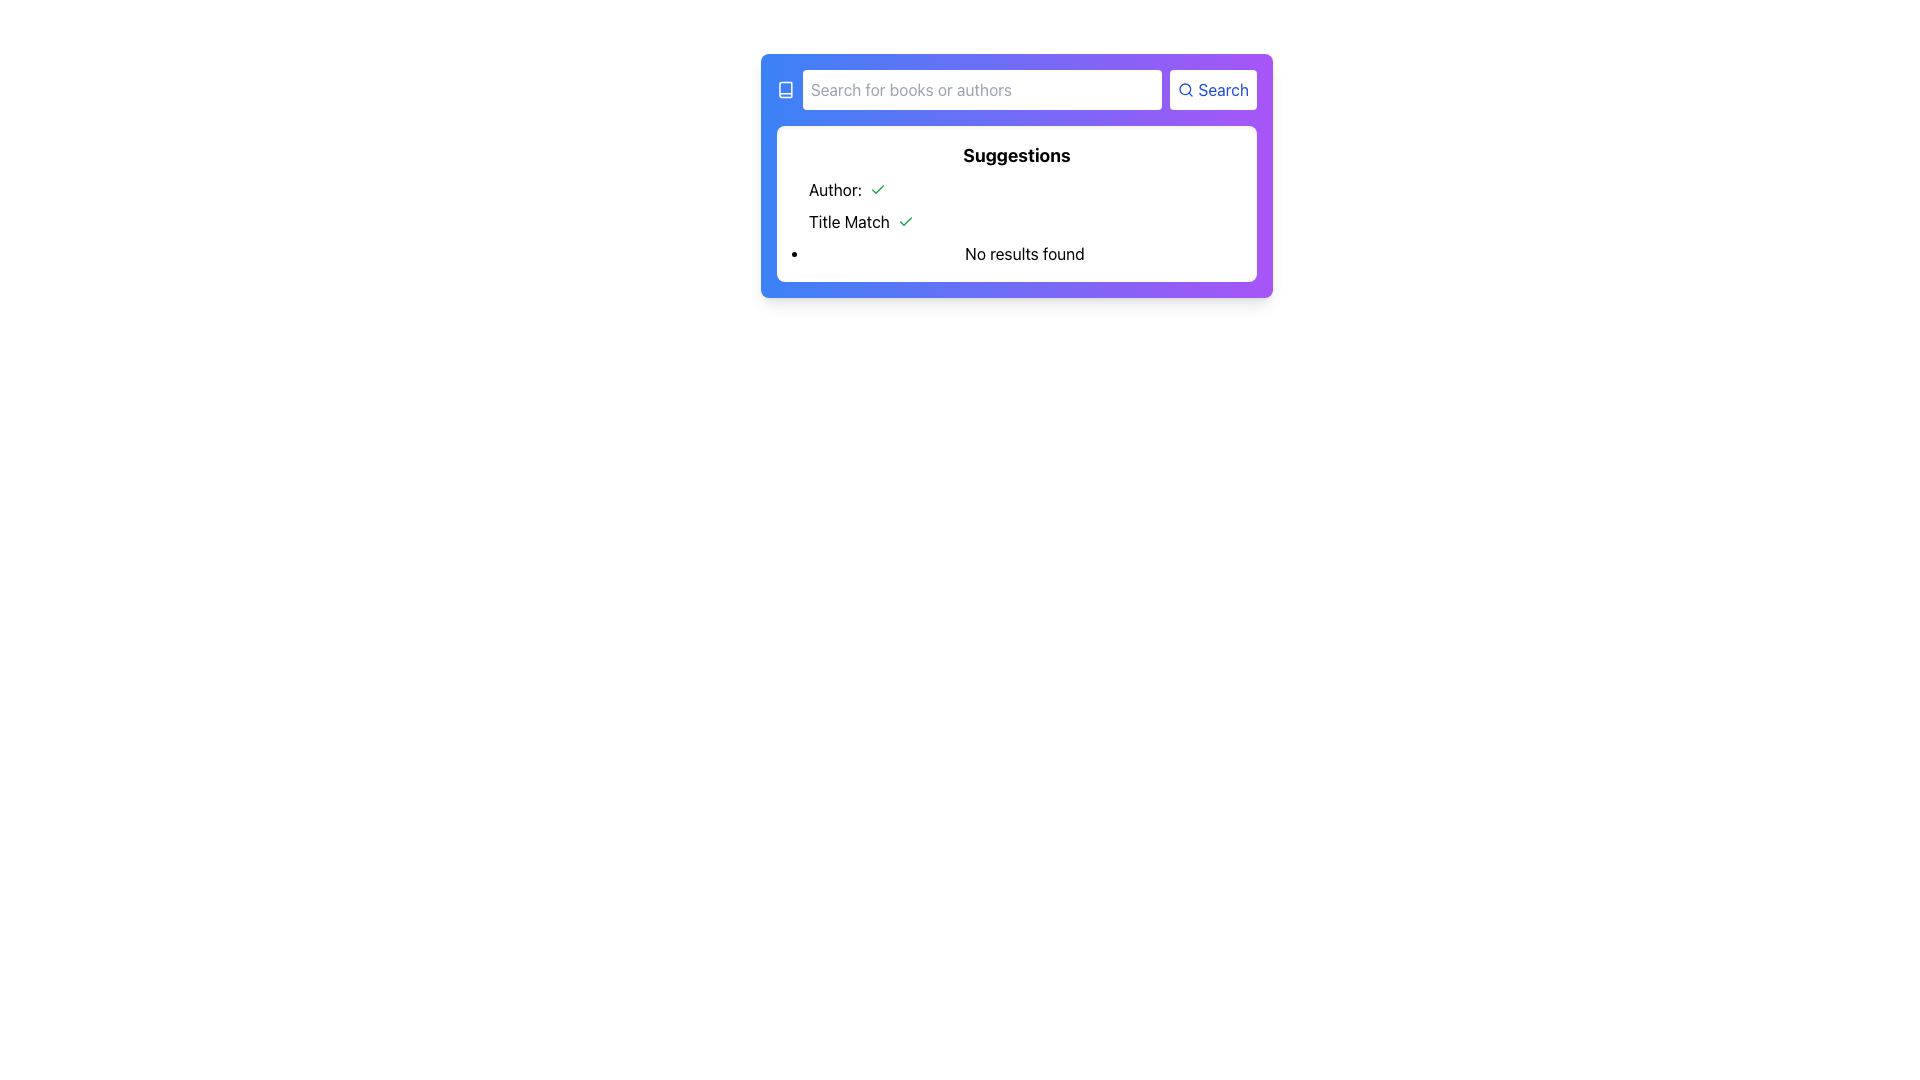 This screenshot has height=1080, width=1920. I want to click on the circular icon representing the lens of the magnifying glass in the top search bar, located at the rightmost section, so click(1185, 88).